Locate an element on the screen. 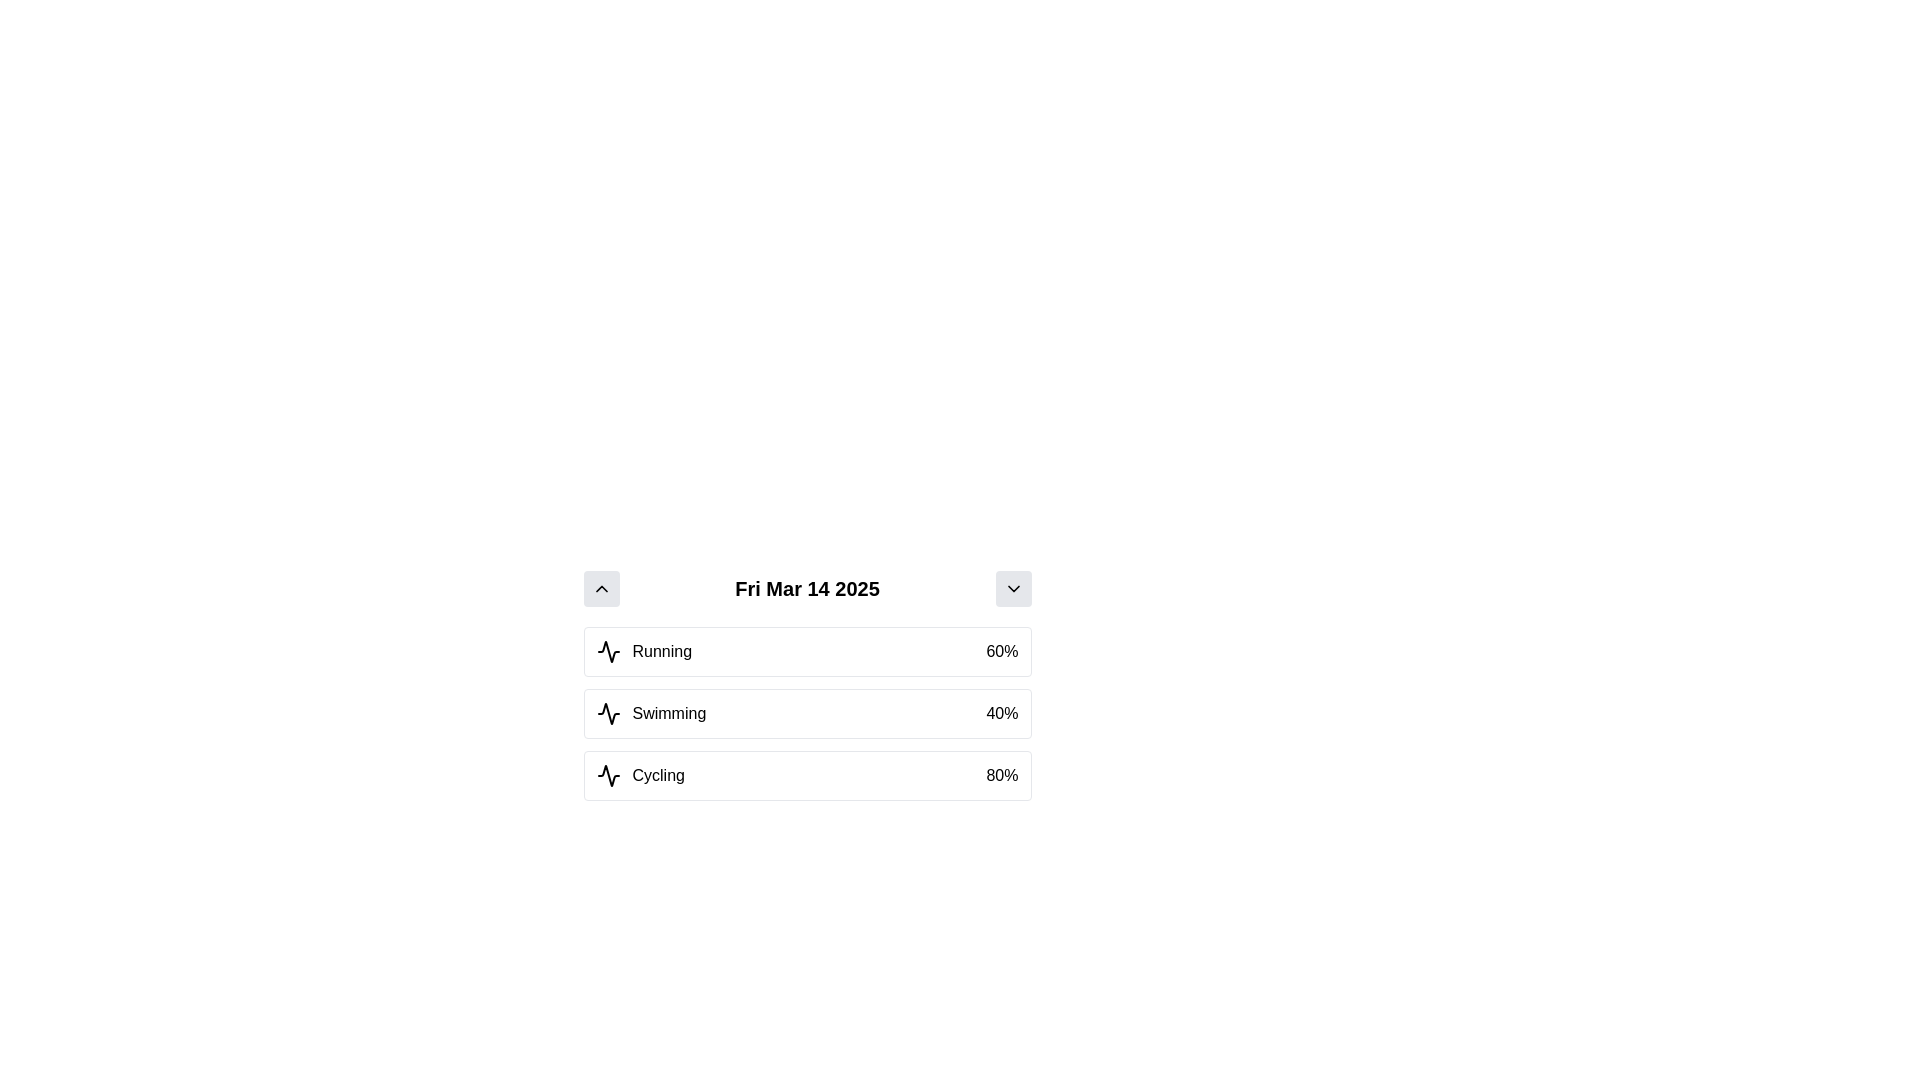 This screenshot has height=1080, width=1920. the non-interactive text label displaying a percentage value related to 'Running', positioned in the rightmost part of the first row, aligned horizontally with the 'Running' text is located at coordinates (1002, 651).